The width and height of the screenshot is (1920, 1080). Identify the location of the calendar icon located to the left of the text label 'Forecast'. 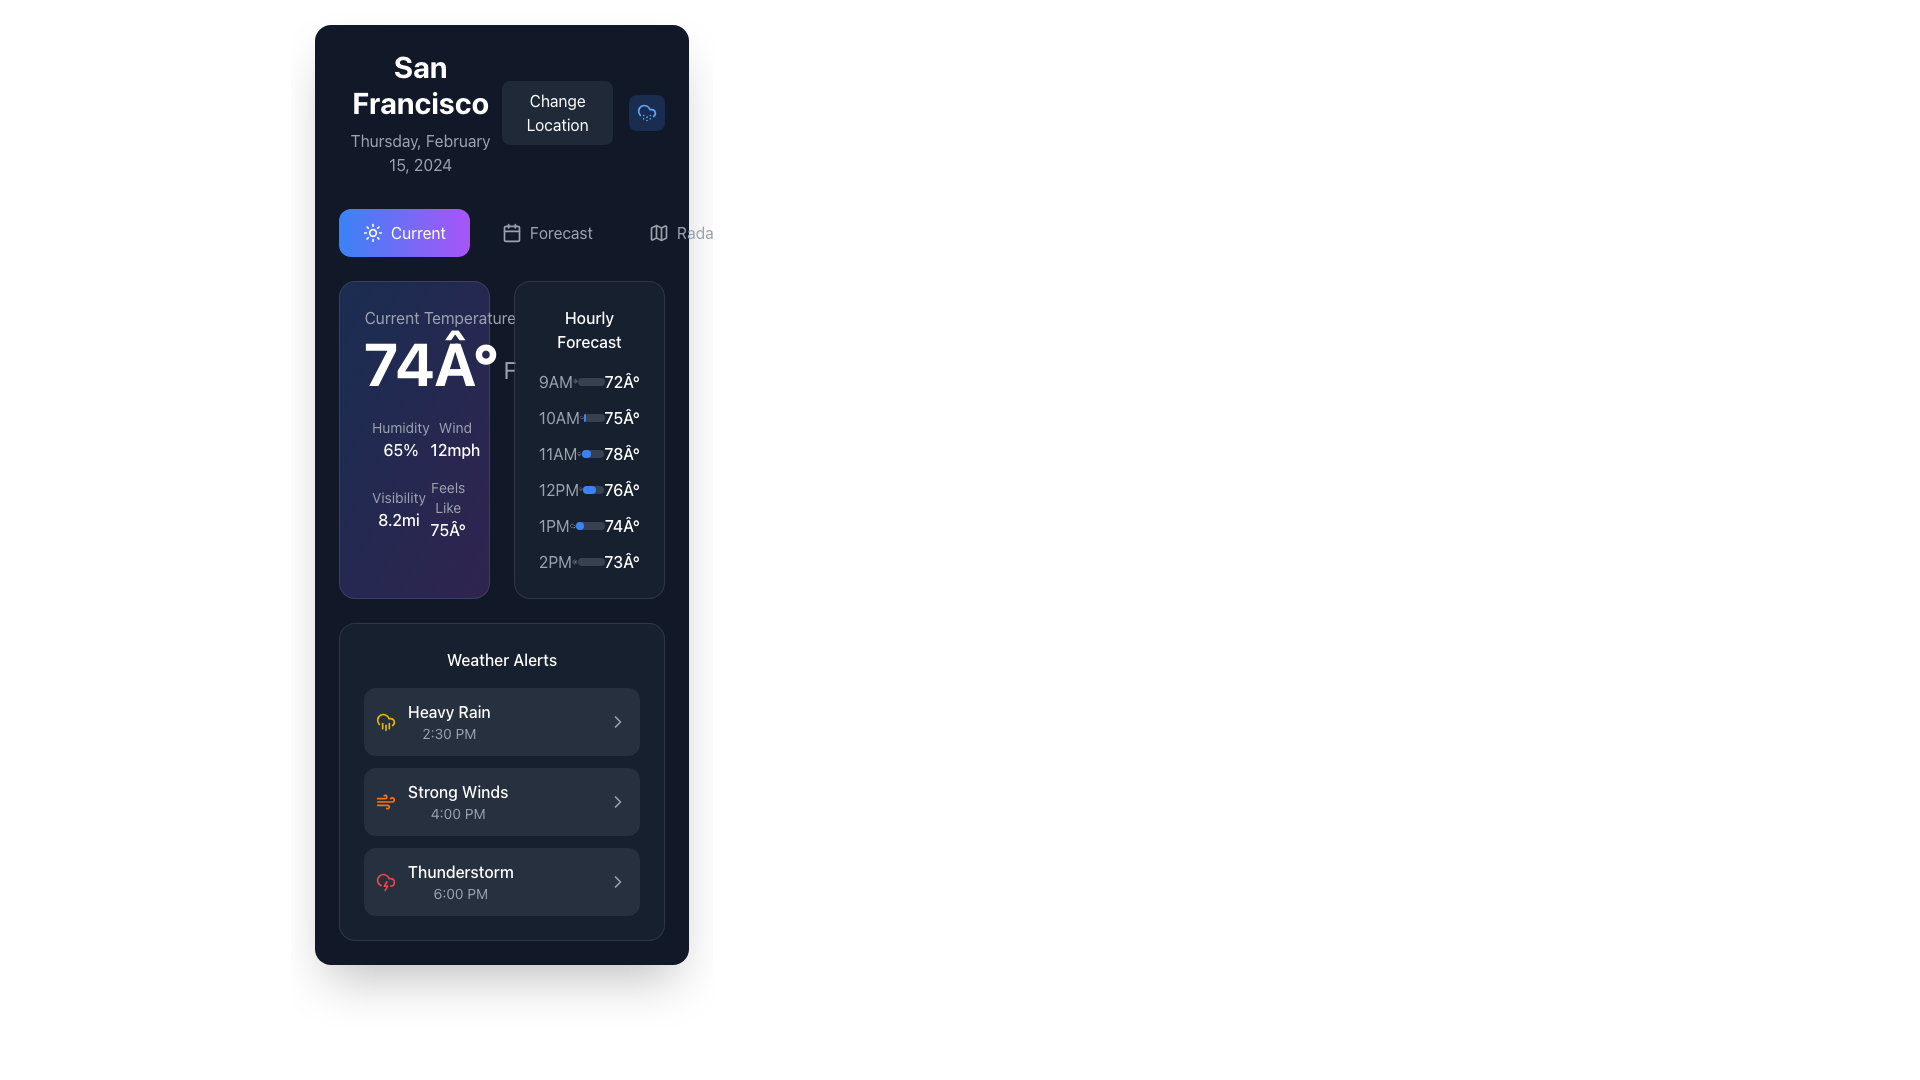
(512, 231).